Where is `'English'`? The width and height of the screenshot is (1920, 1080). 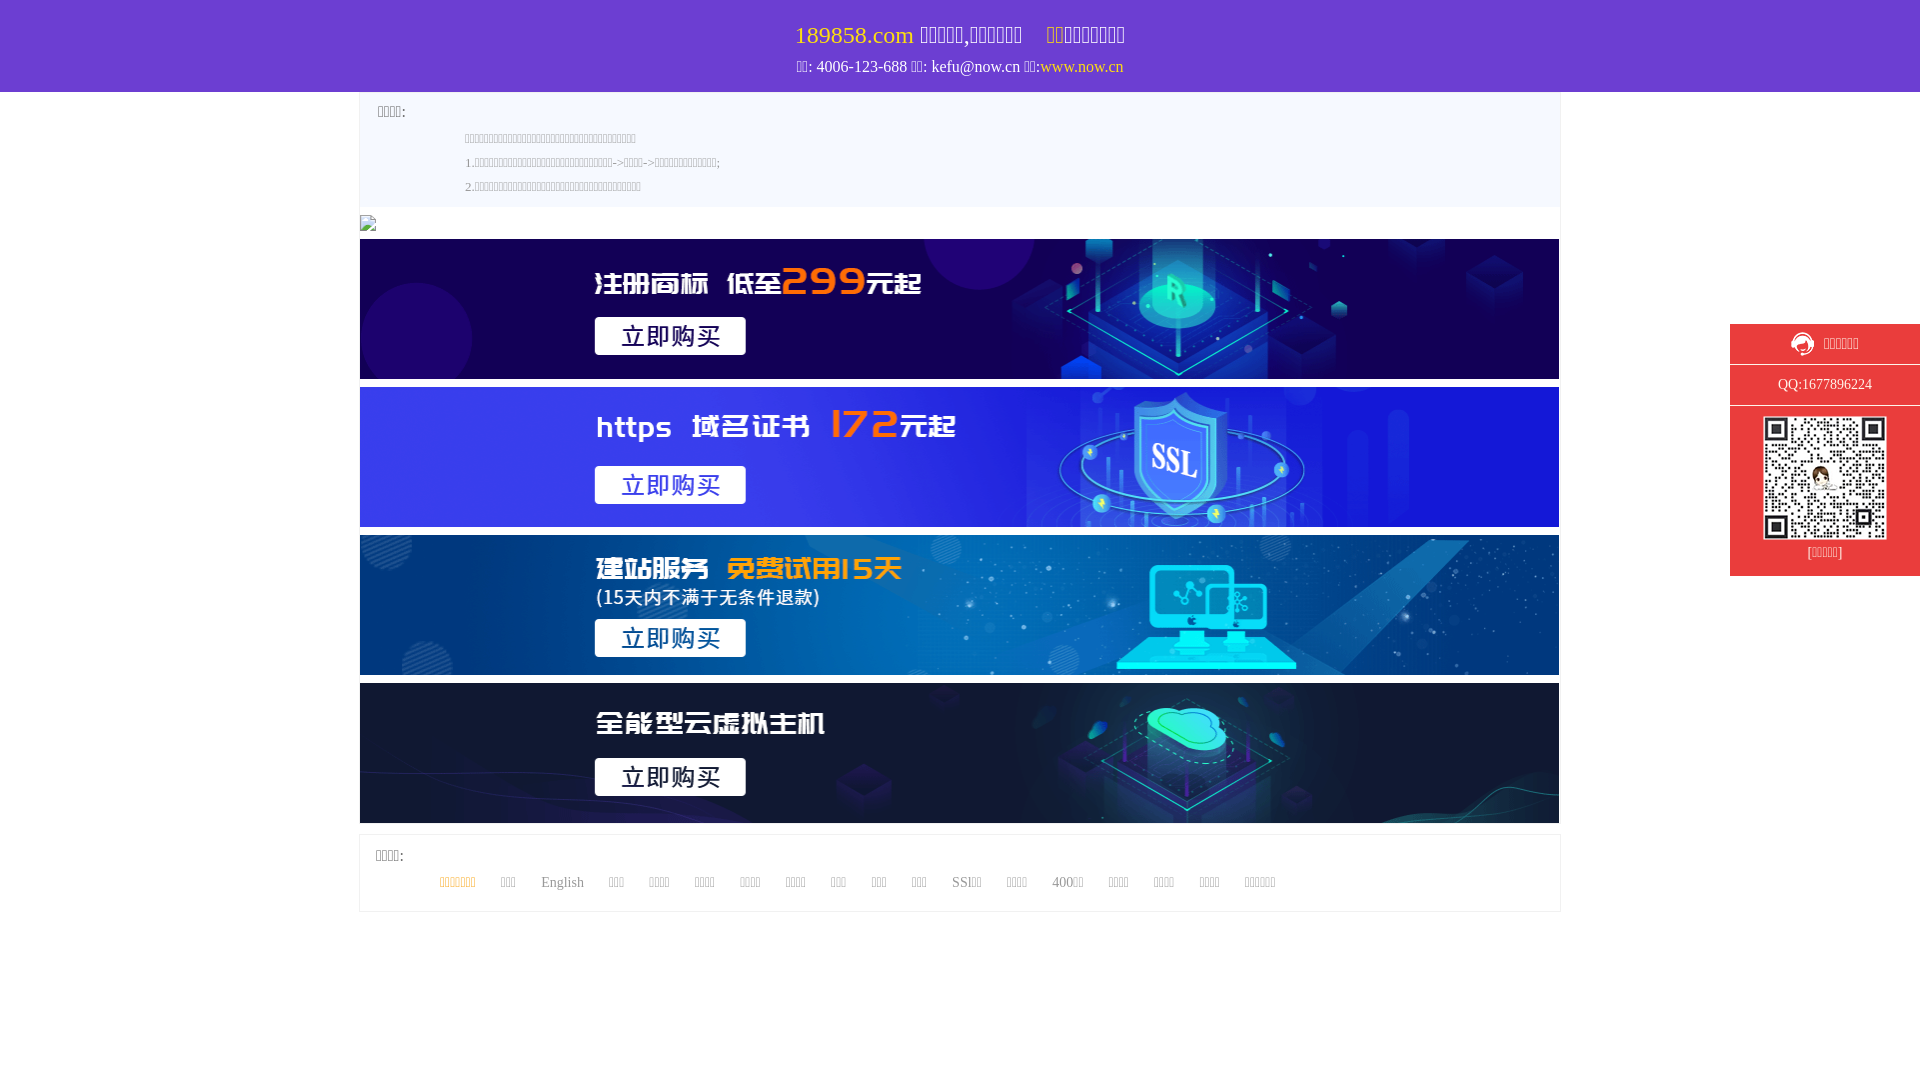 'English' is located at coordinates (561, 880).